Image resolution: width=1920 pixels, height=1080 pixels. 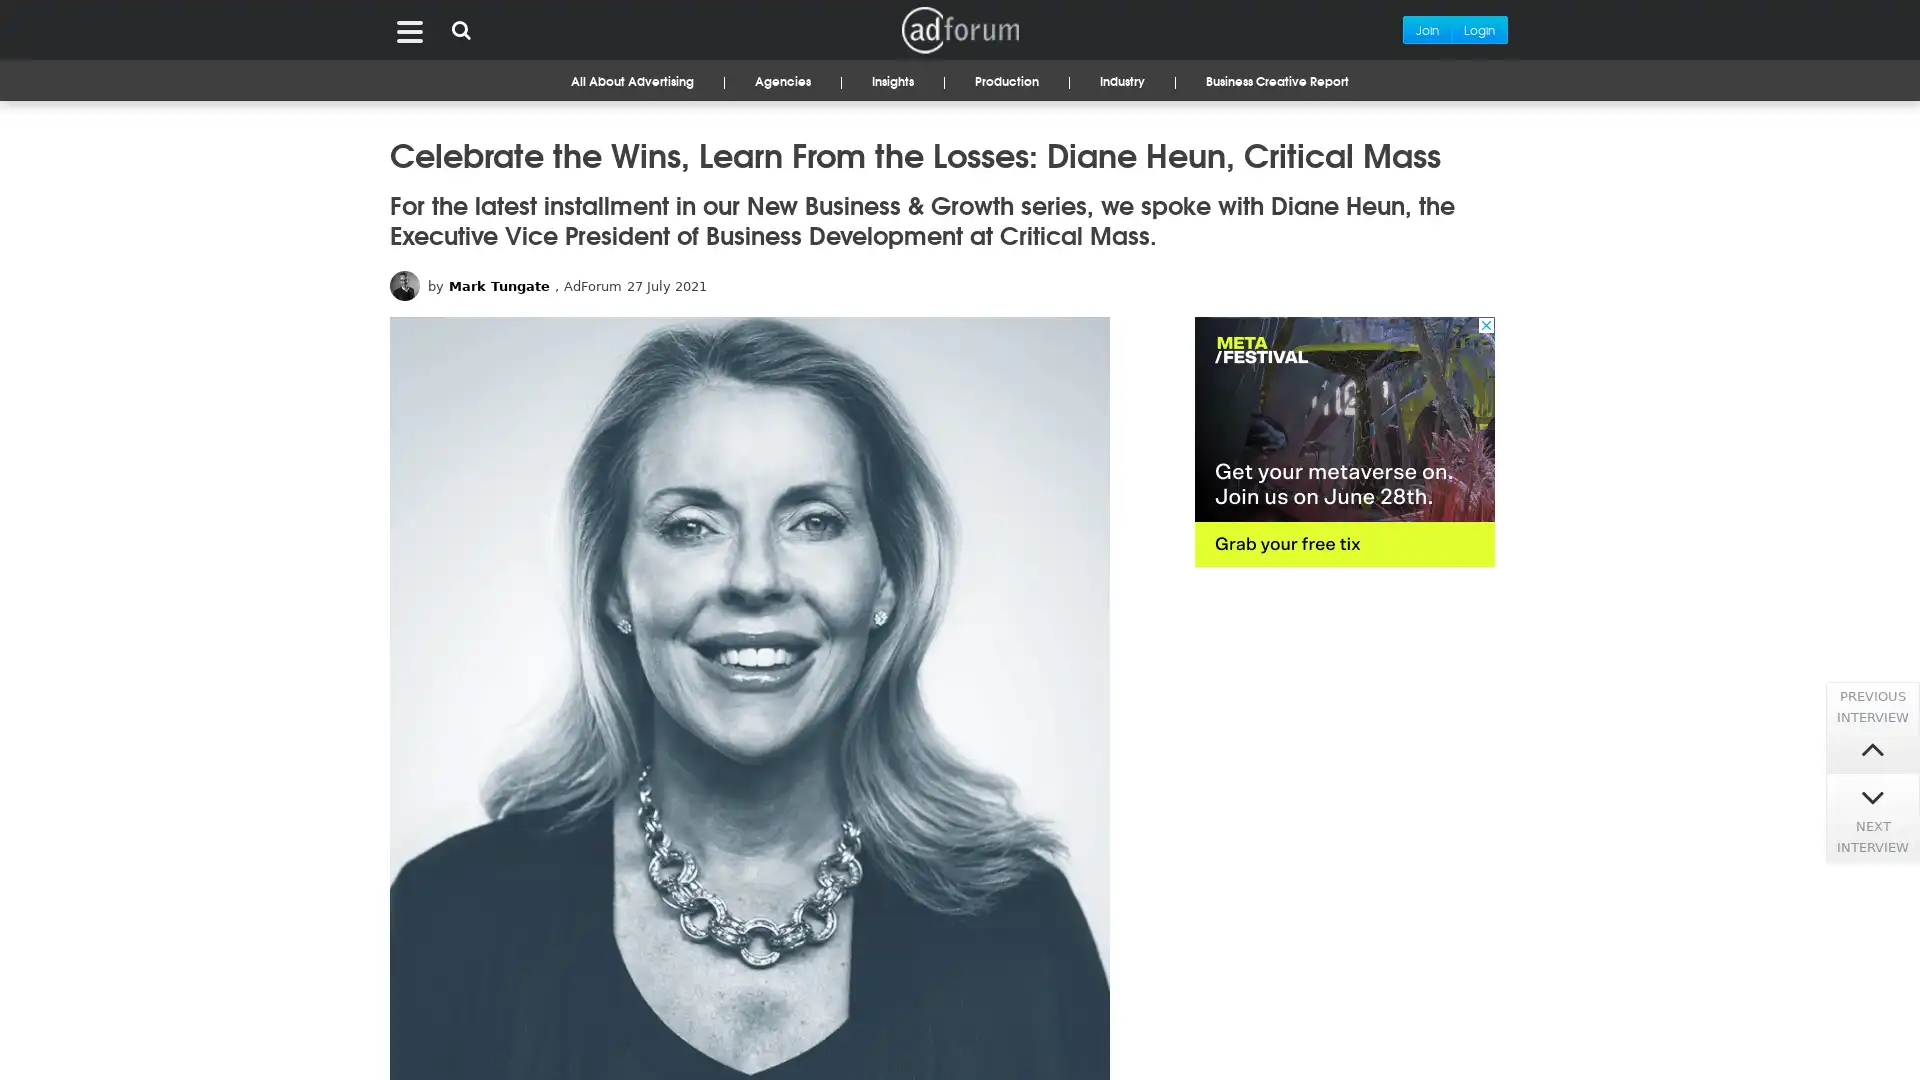 I want to click on Join, so click(x=1426, y=30).